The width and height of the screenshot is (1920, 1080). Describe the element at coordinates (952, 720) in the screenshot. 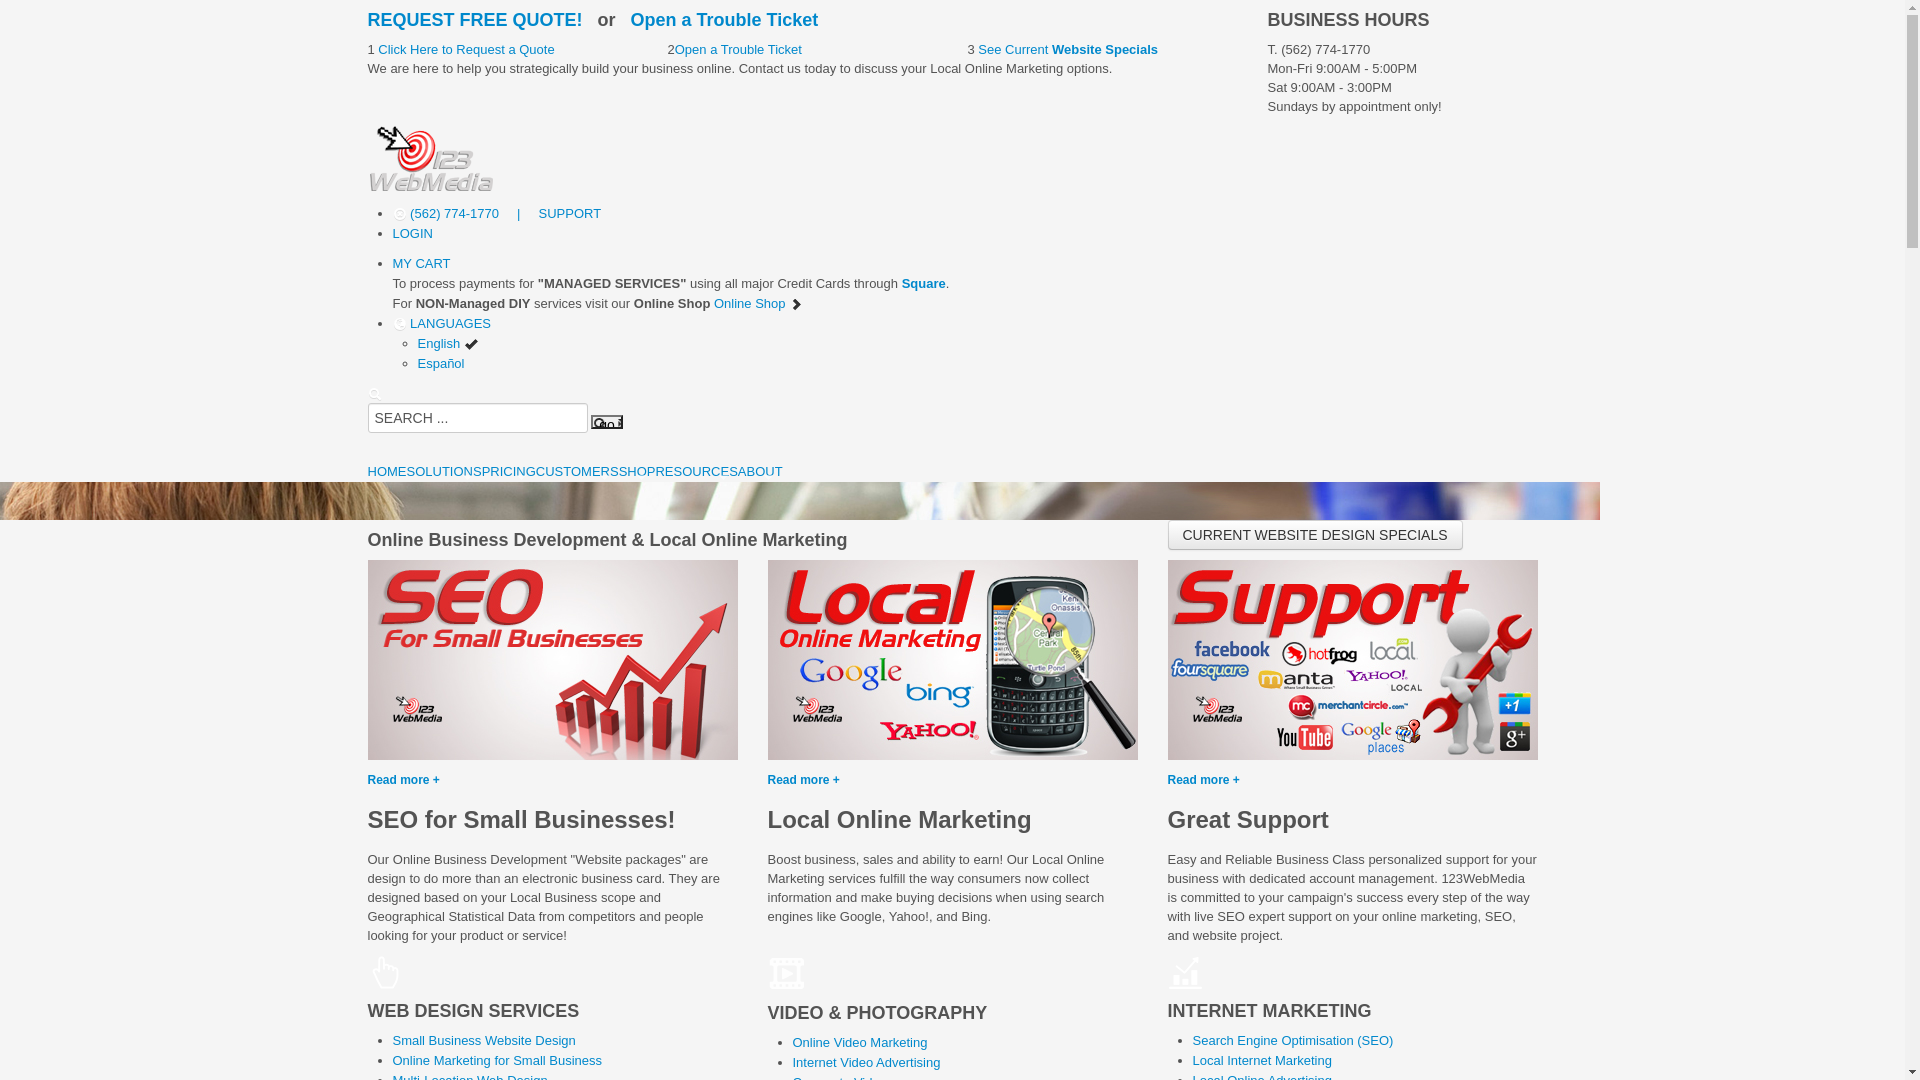

I see `'Read more +'` at that location.